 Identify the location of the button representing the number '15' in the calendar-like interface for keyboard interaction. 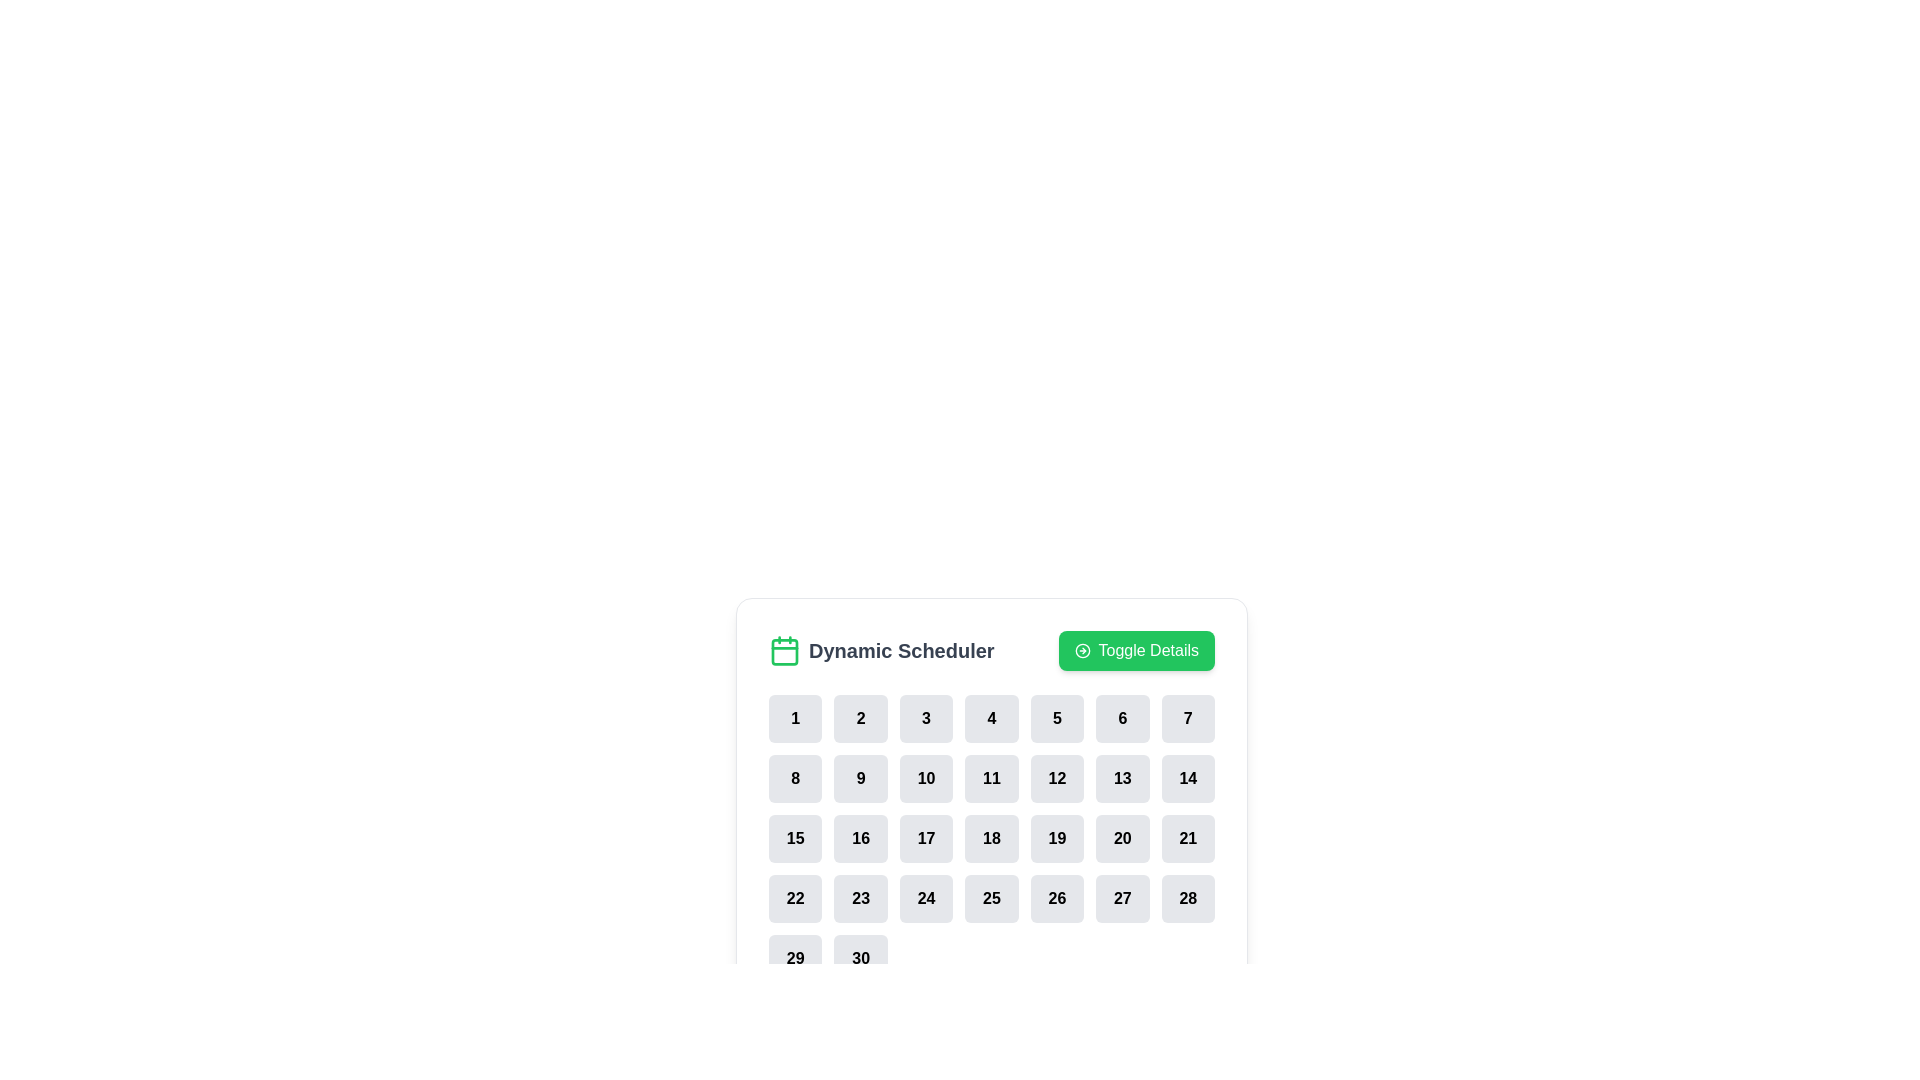
(794, 839).